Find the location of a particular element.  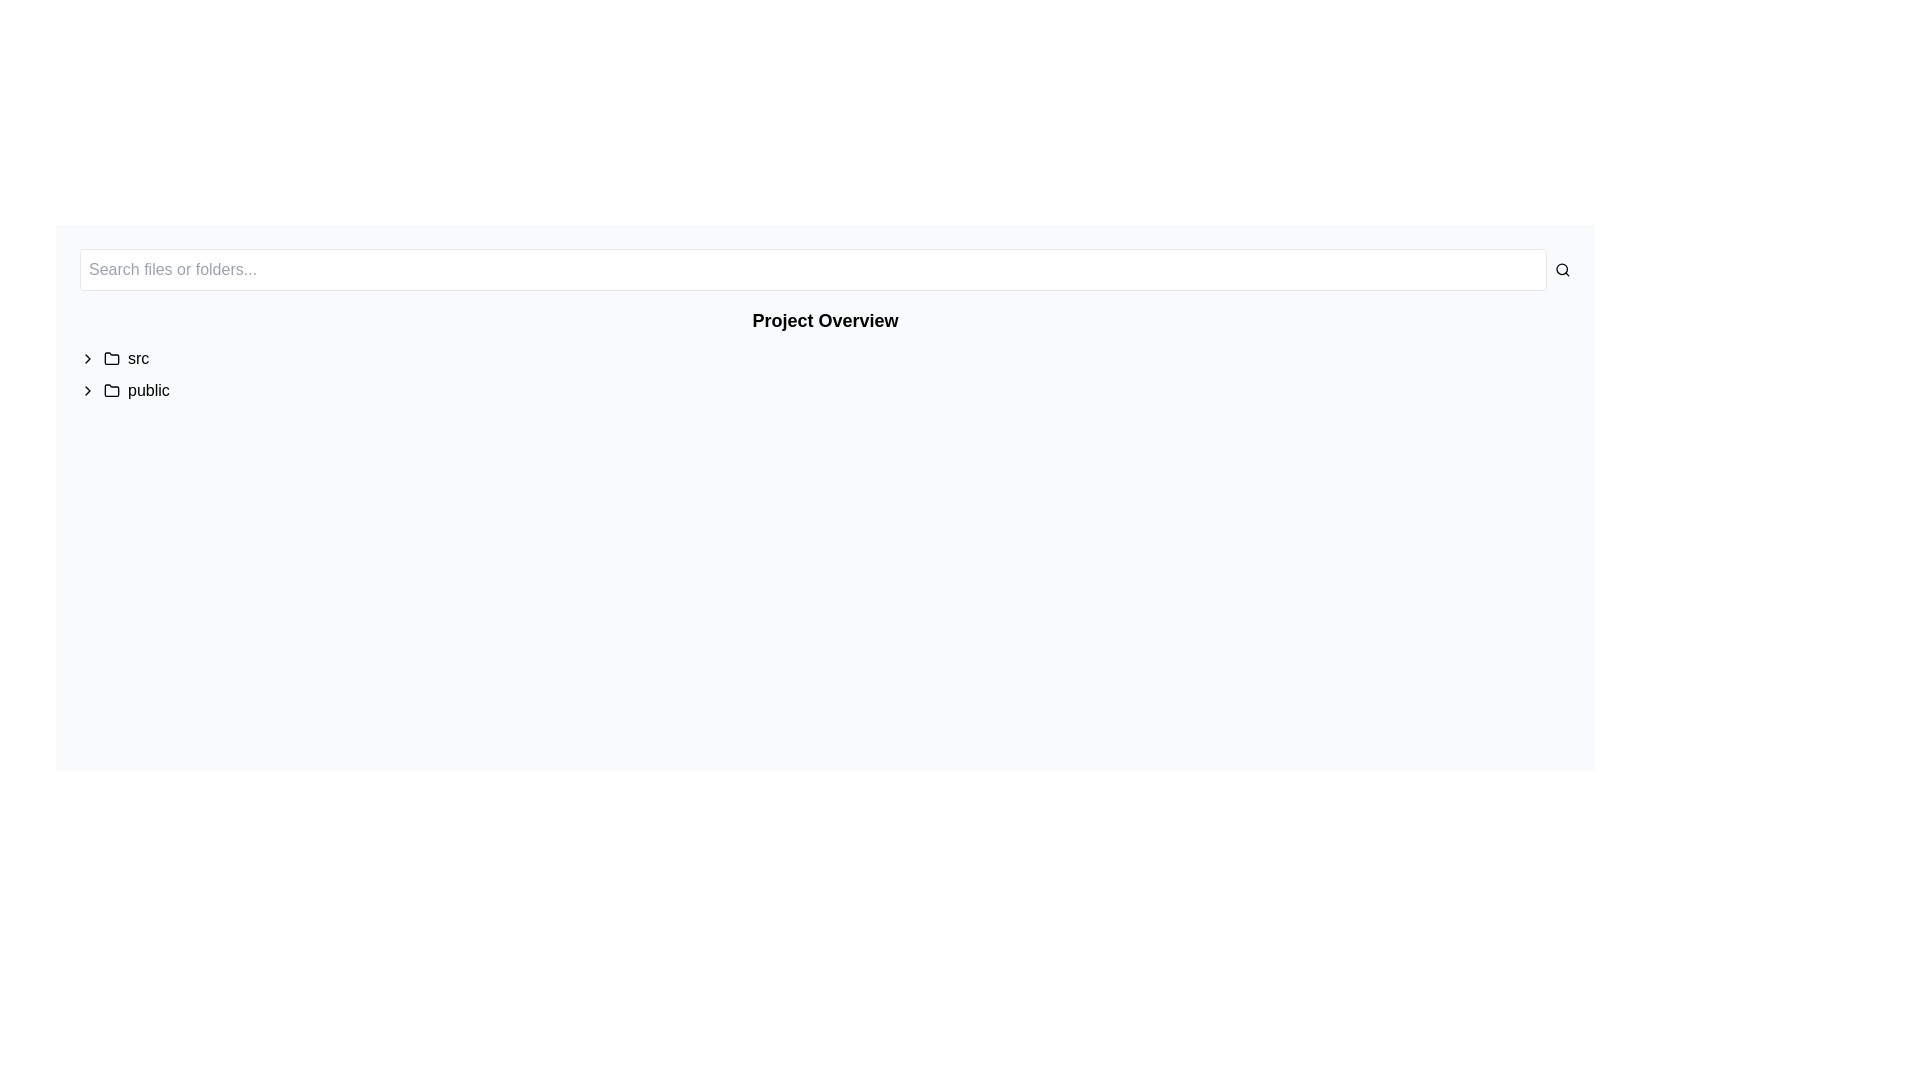

the folder icon located between a small arrow icon and the text 'src' in the file navigation view is located at coordinates (110, 357).